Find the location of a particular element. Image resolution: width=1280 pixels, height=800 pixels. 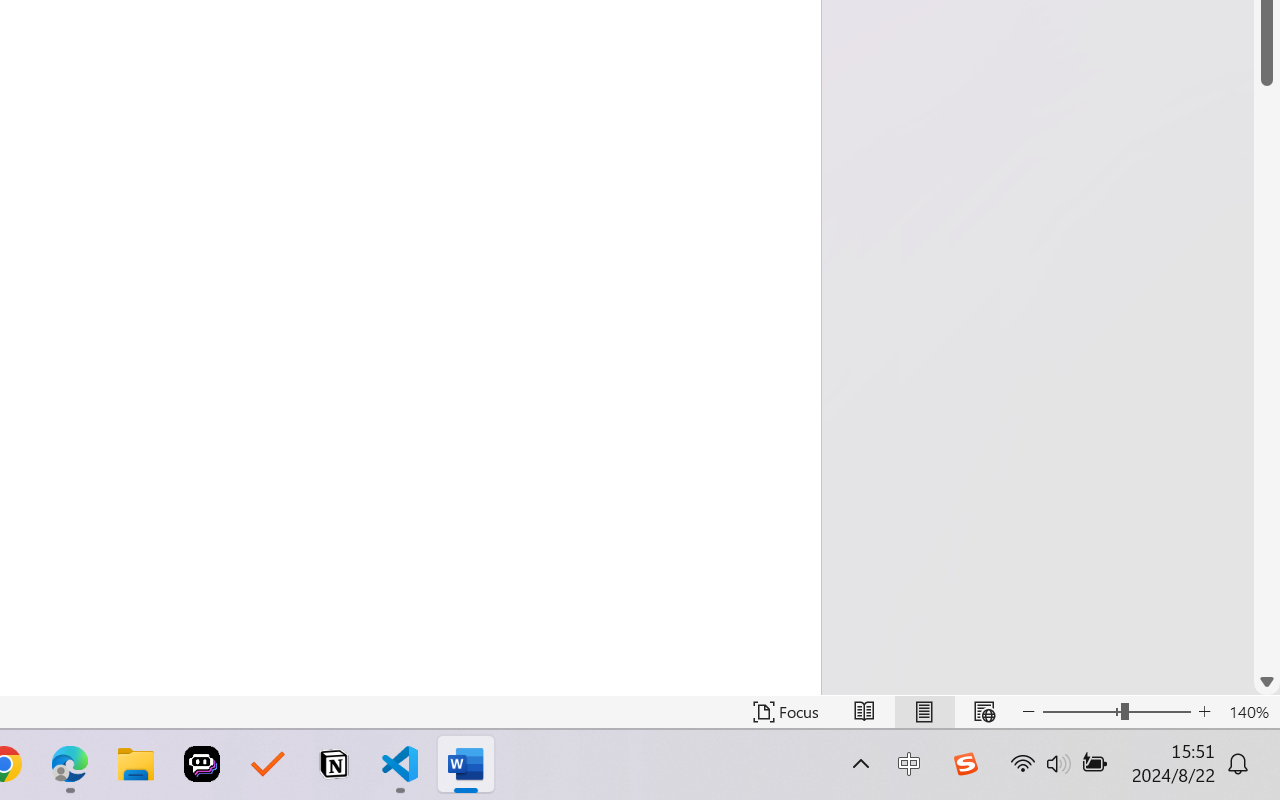

'Line down' is located at coordinates (1266, 682).